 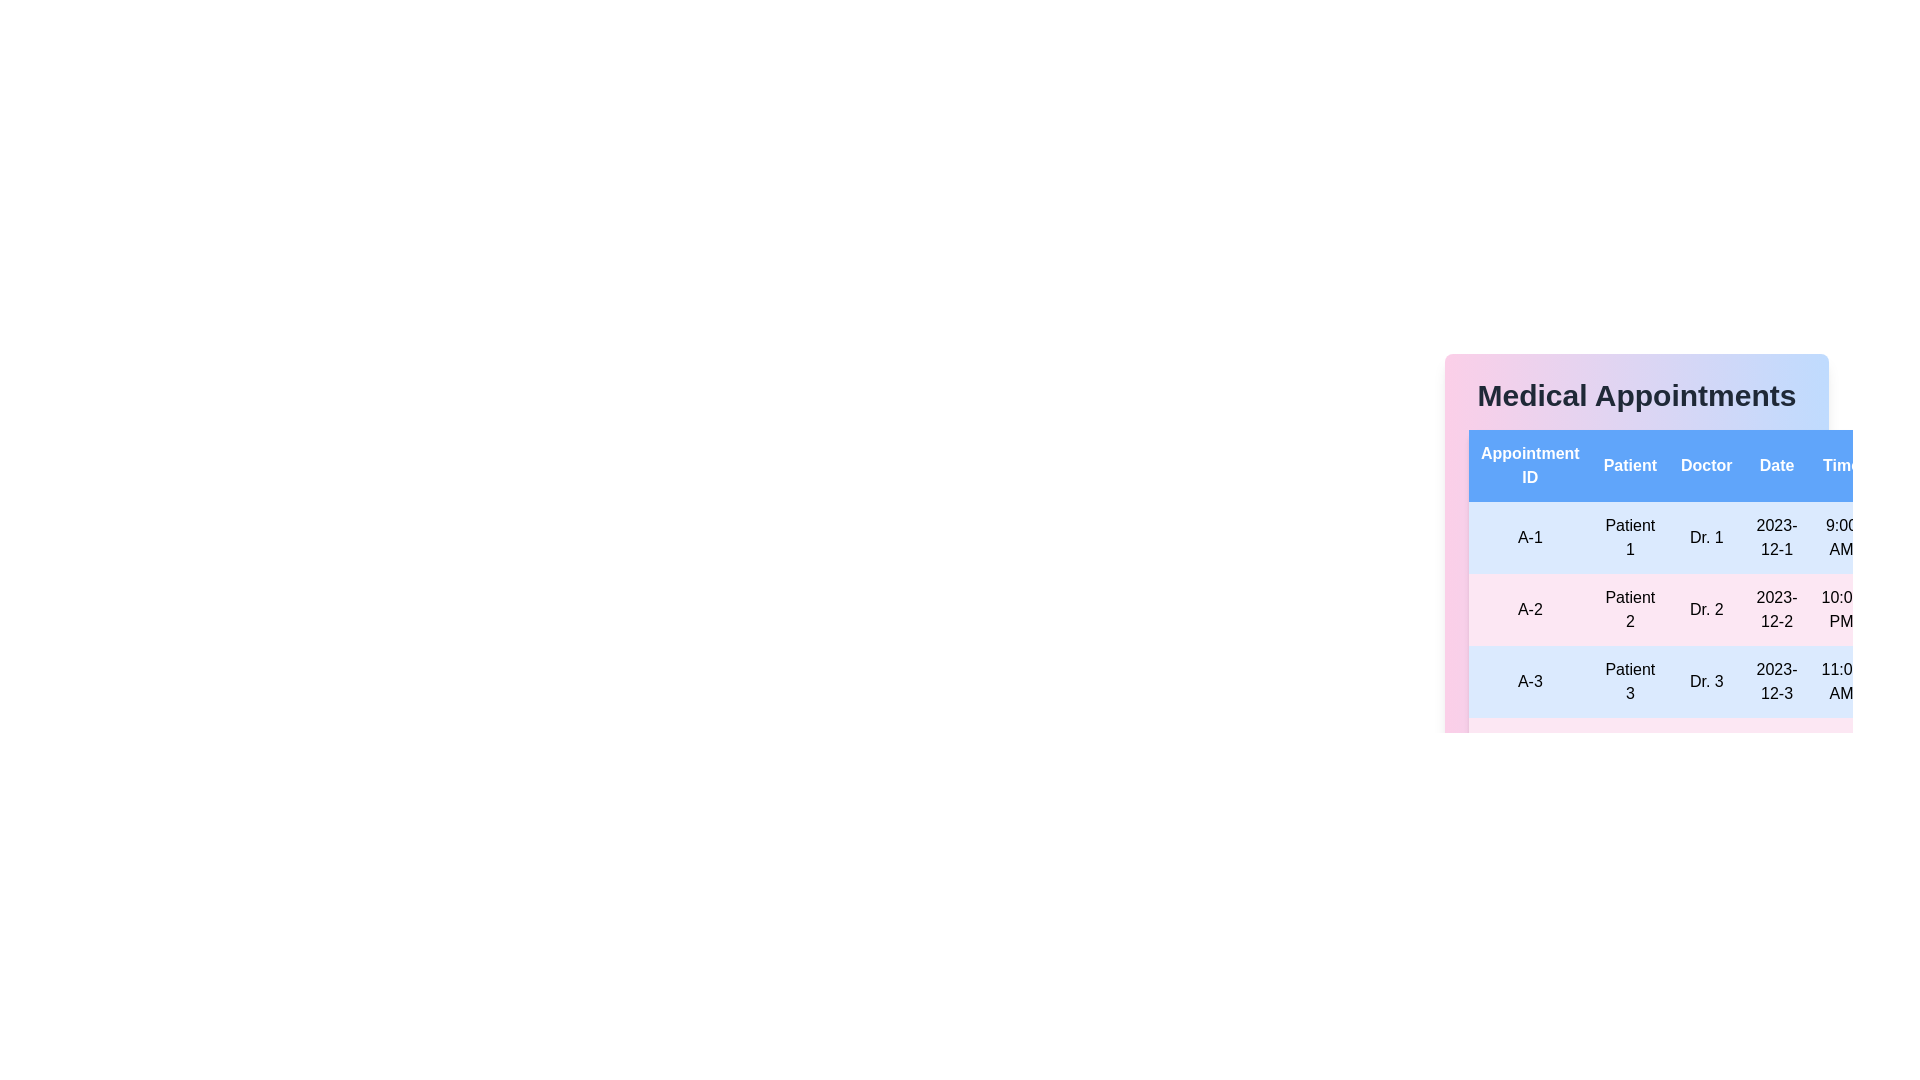 What do you see at coordinates (1841, 466) in the screenshot?
I see `the column header Time to sort the table by that column` at bounding box center [1841, 466].